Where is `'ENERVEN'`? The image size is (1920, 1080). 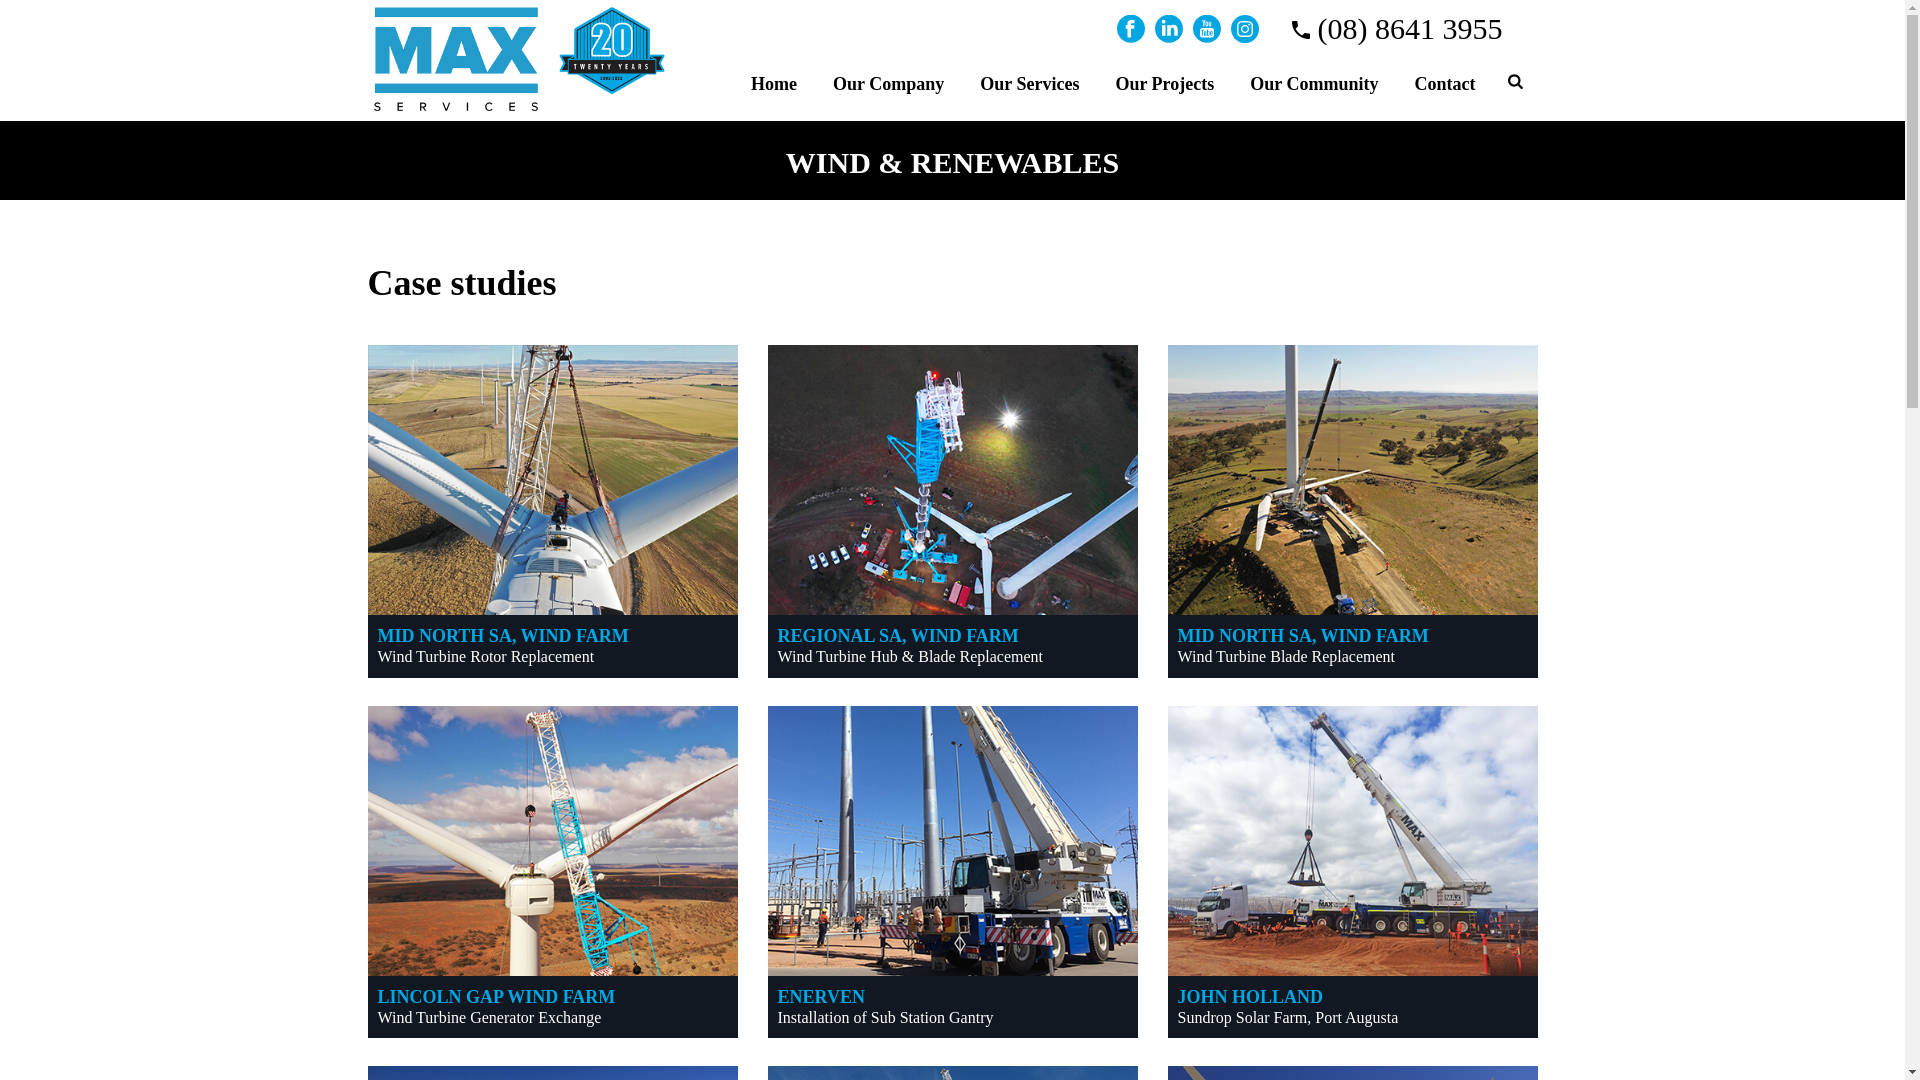 'ENERVEN' is located at coordinates (821, 996).